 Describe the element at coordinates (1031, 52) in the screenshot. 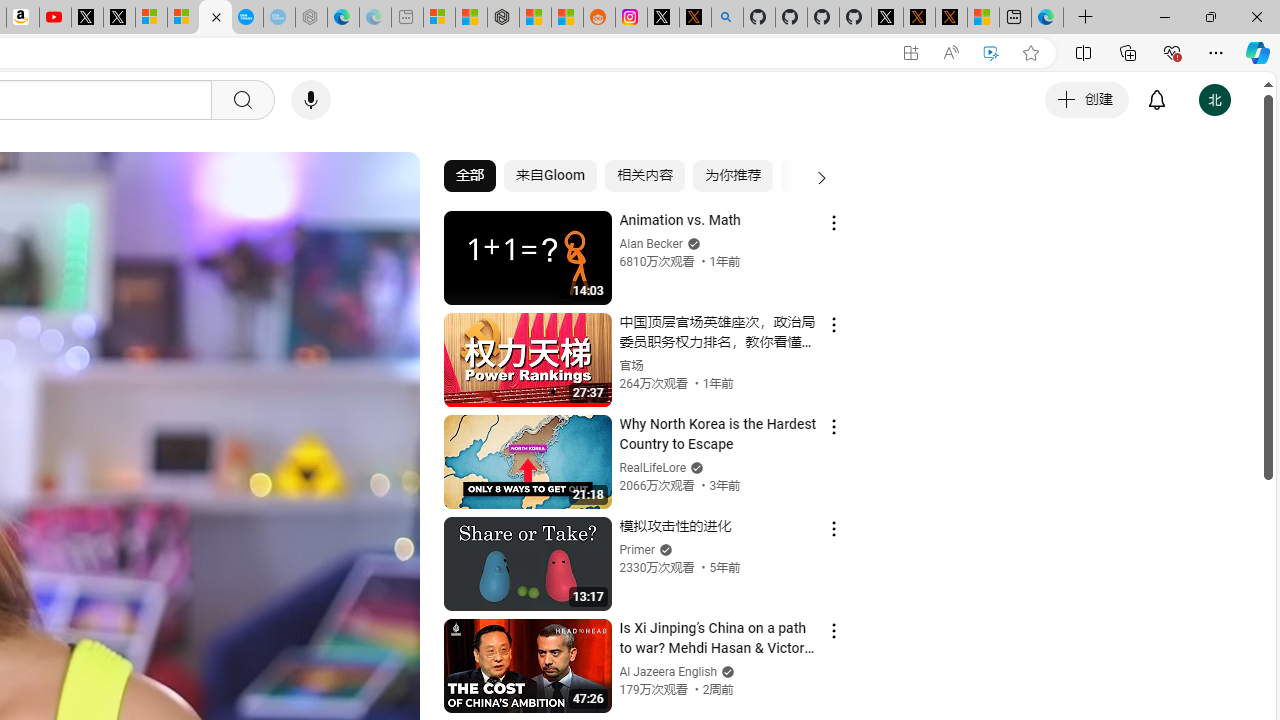

I see `'Add this page to favorites (Ctrl+D)'` at that location.